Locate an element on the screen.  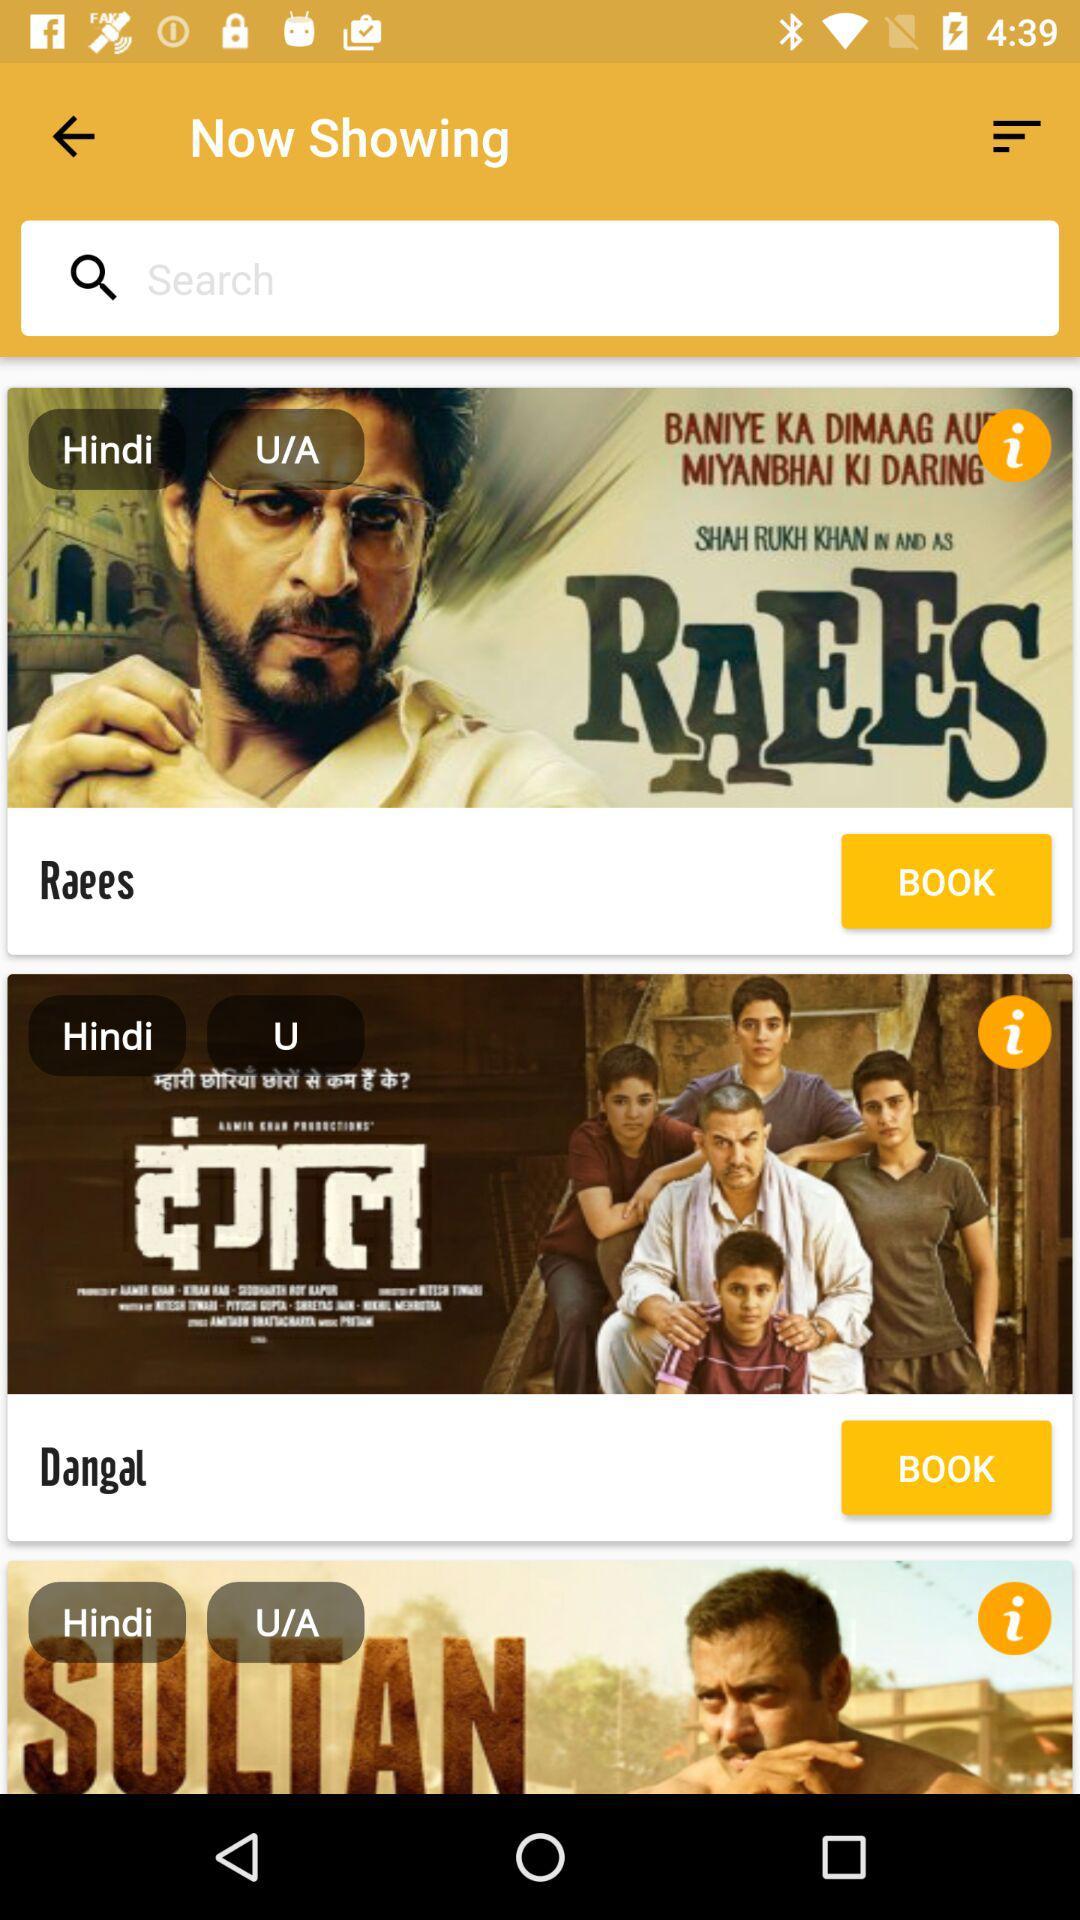
open search bar is located at coordinates (533, 277).